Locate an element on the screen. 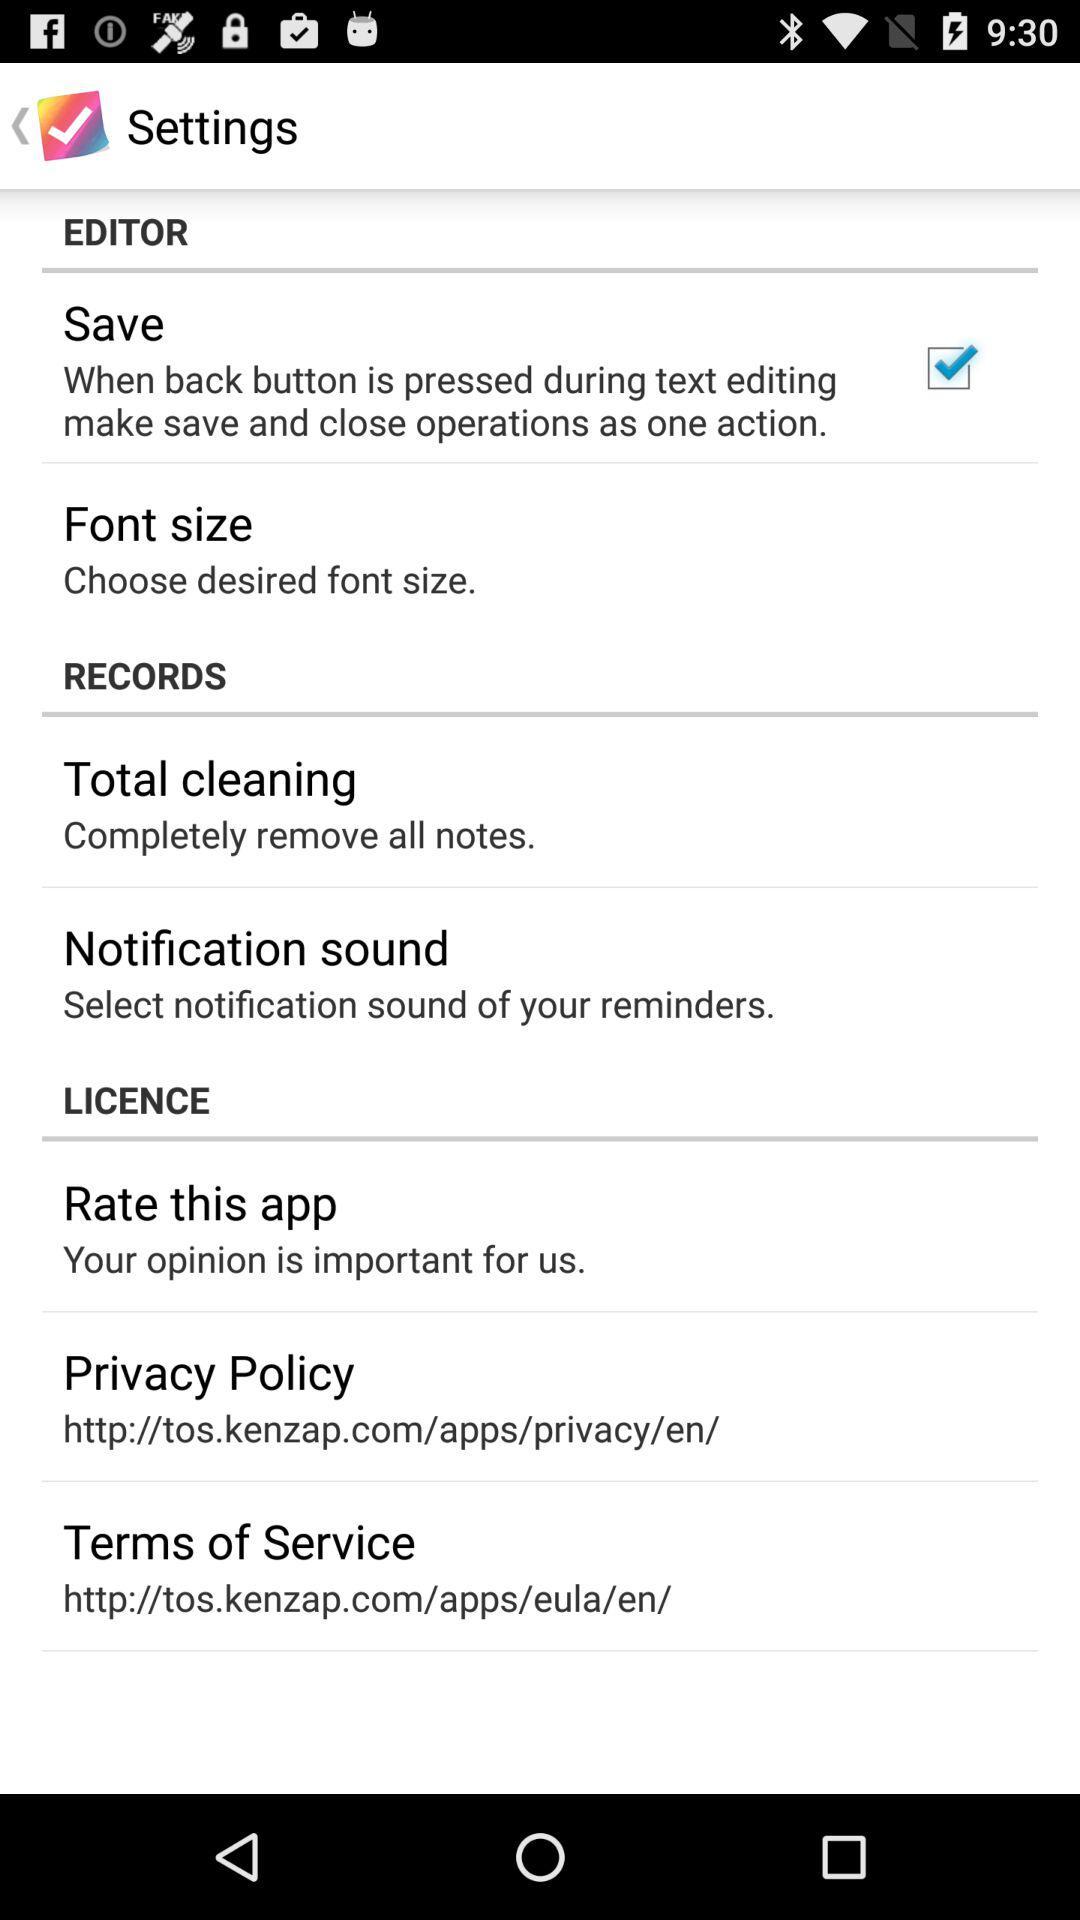 The image size is (1080, 1920). the editor icon is located at coordinates (540, 230).